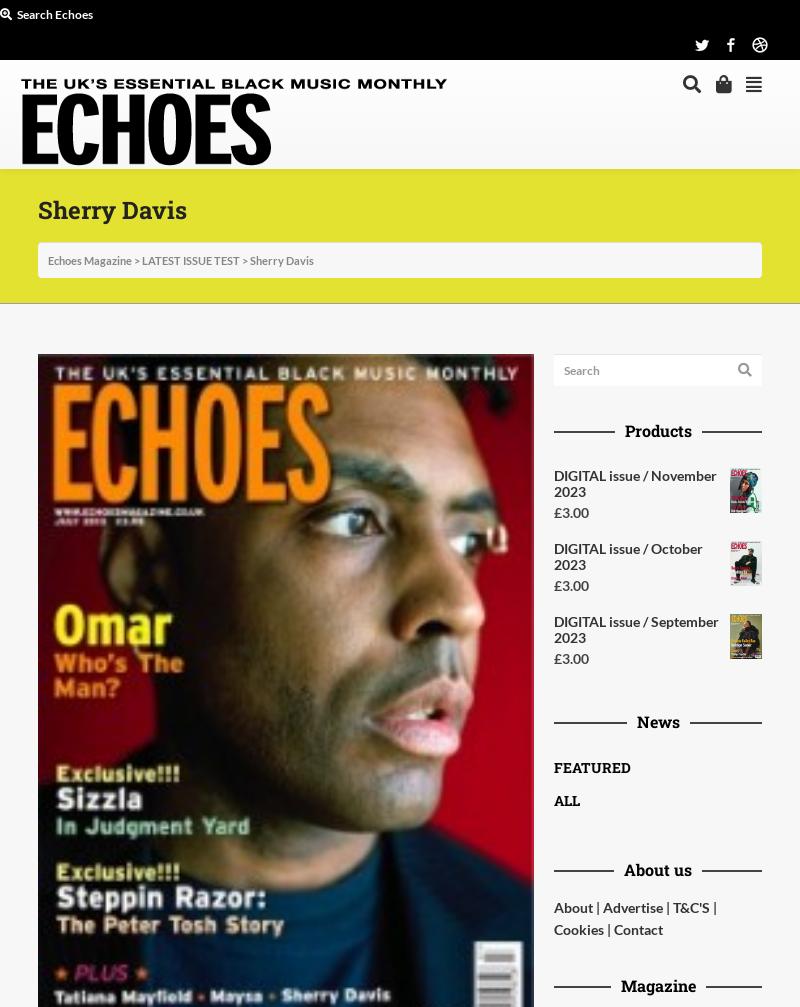  What do you see at coordinates (691, 906) in the screenshot?
I see `'T&C'S'` at bounding box center [691, 906].